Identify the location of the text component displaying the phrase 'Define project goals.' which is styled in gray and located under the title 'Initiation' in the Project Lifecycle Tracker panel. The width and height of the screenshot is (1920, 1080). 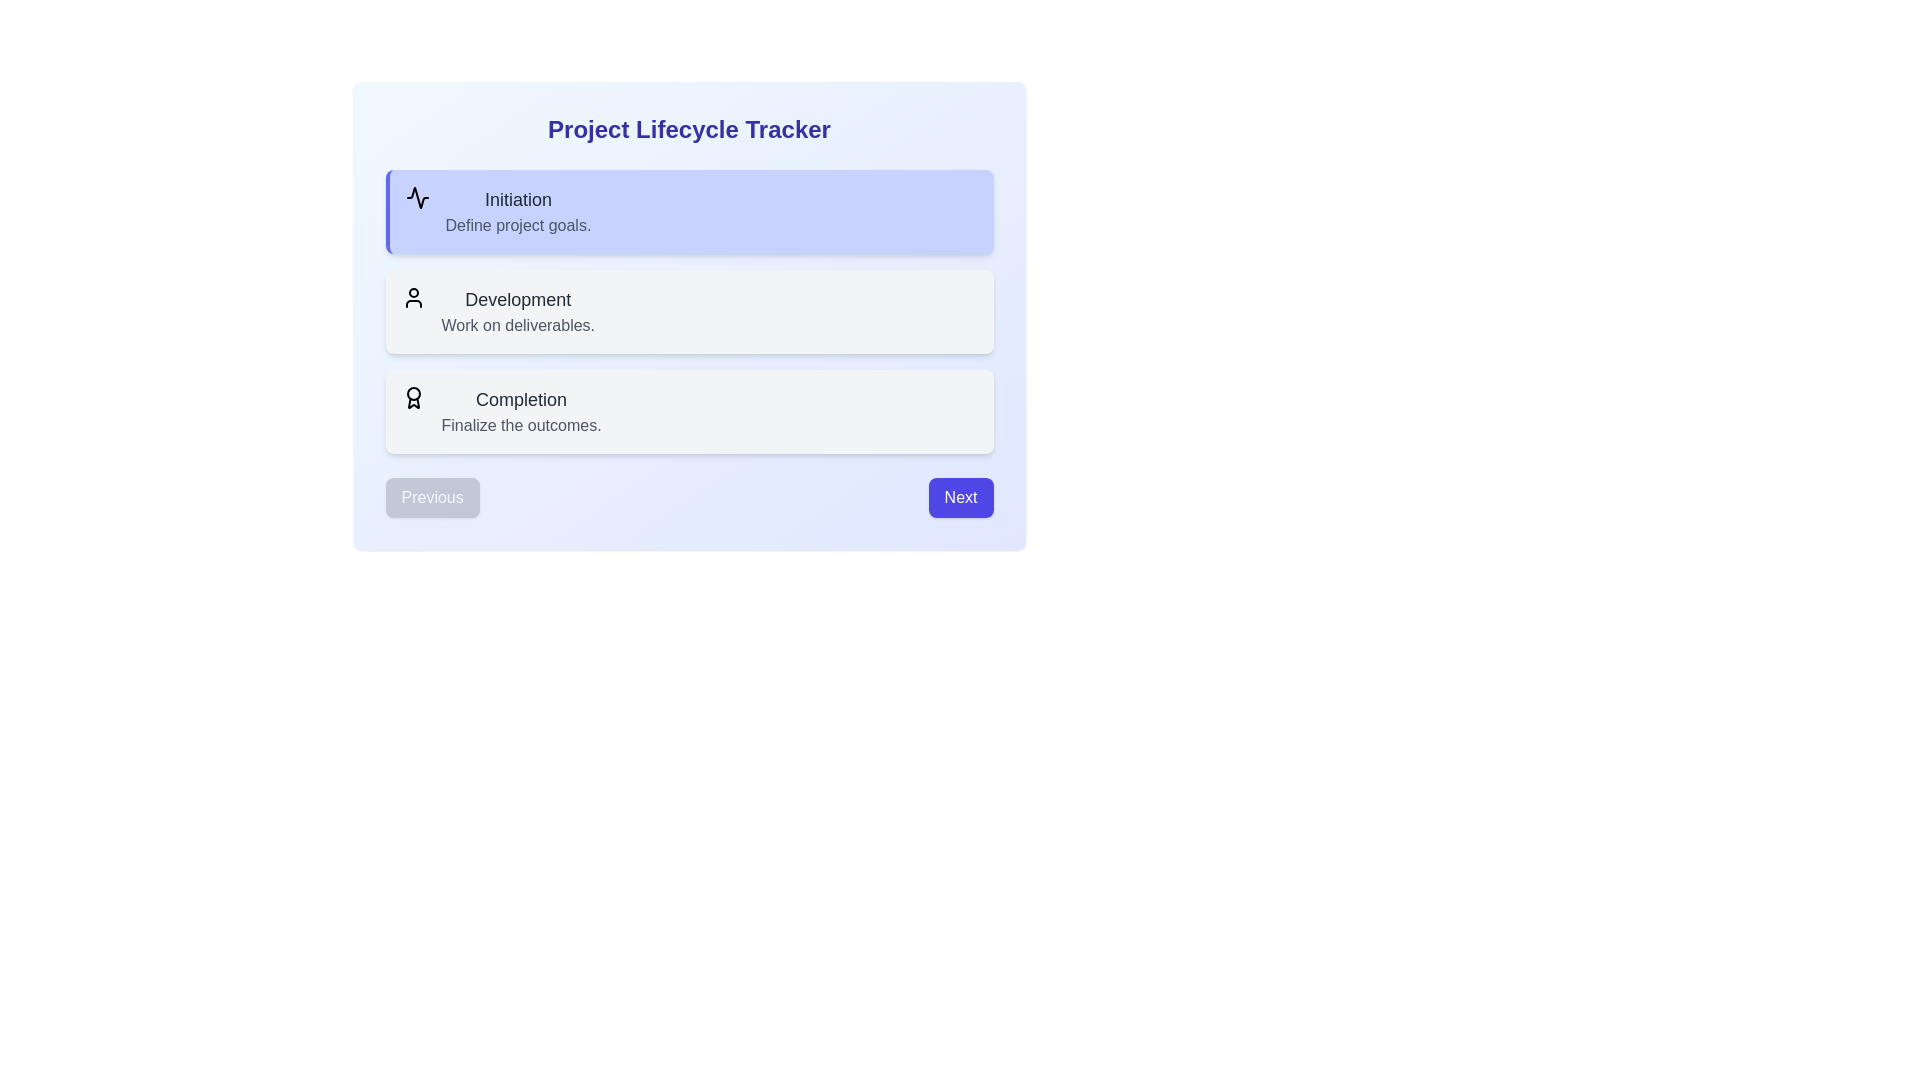
(518, 225).